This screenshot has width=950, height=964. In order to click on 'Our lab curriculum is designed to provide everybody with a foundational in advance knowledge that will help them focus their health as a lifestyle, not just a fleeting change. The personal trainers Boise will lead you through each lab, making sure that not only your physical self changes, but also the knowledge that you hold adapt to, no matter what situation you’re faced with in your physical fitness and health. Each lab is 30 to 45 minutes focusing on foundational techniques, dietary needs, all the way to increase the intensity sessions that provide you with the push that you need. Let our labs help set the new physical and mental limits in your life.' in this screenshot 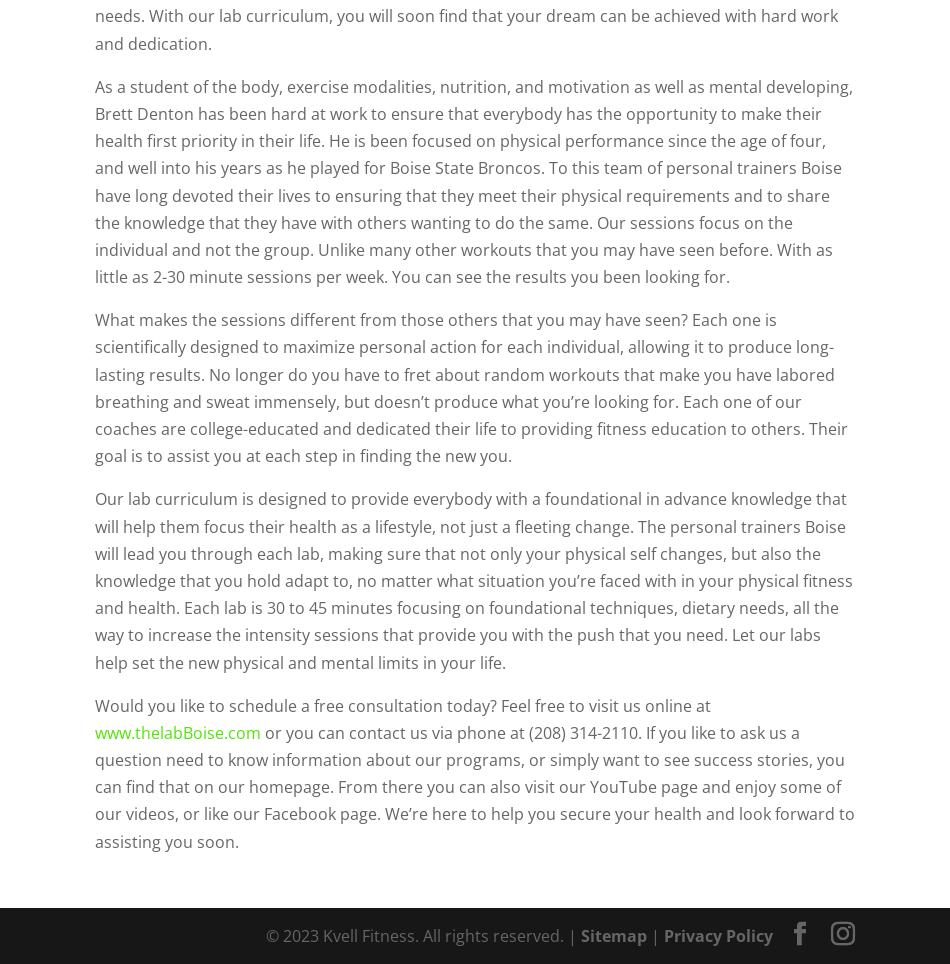, I will do `click(472, 579)`.